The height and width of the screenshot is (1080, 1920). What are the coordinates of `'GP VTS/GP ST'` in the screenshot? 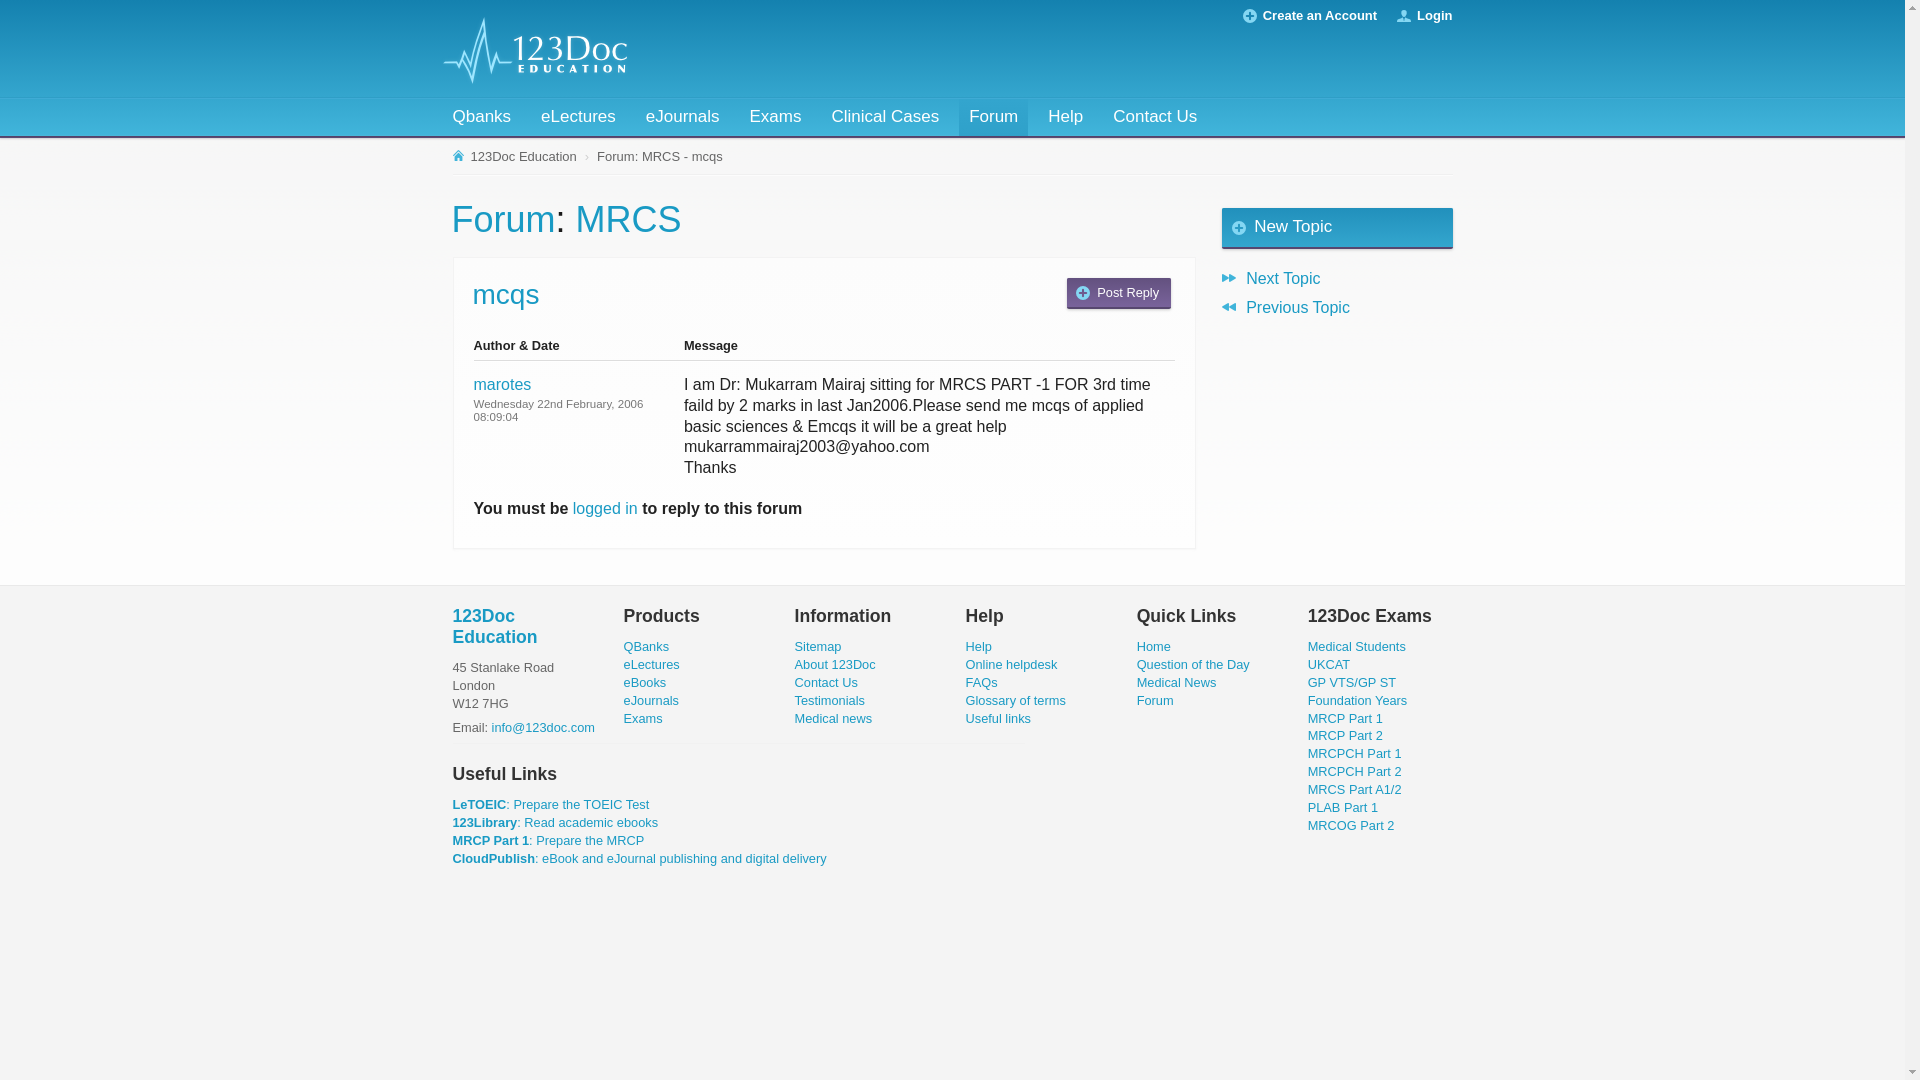 It's located at (1308, 681).